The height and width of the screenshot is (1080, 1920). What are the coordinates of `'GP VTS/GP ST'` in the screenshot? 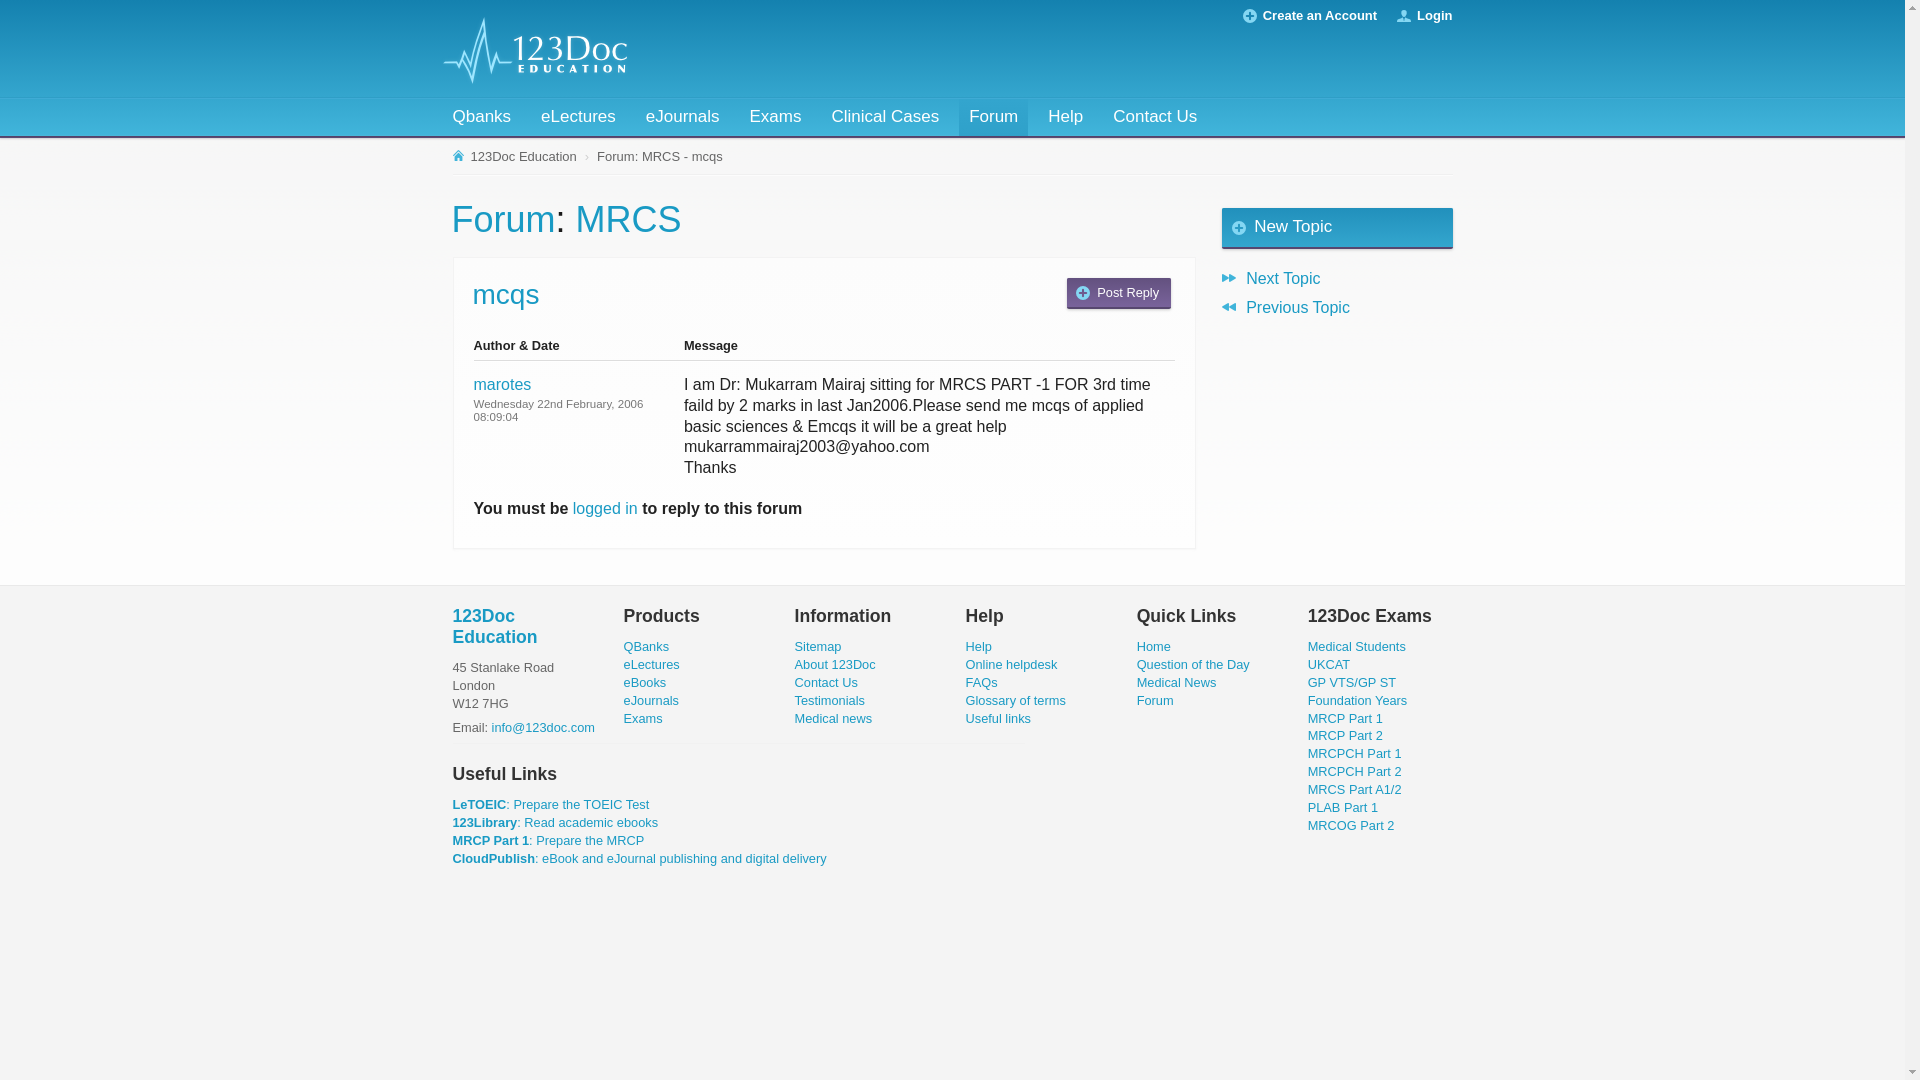 It's located at (1308, 681).